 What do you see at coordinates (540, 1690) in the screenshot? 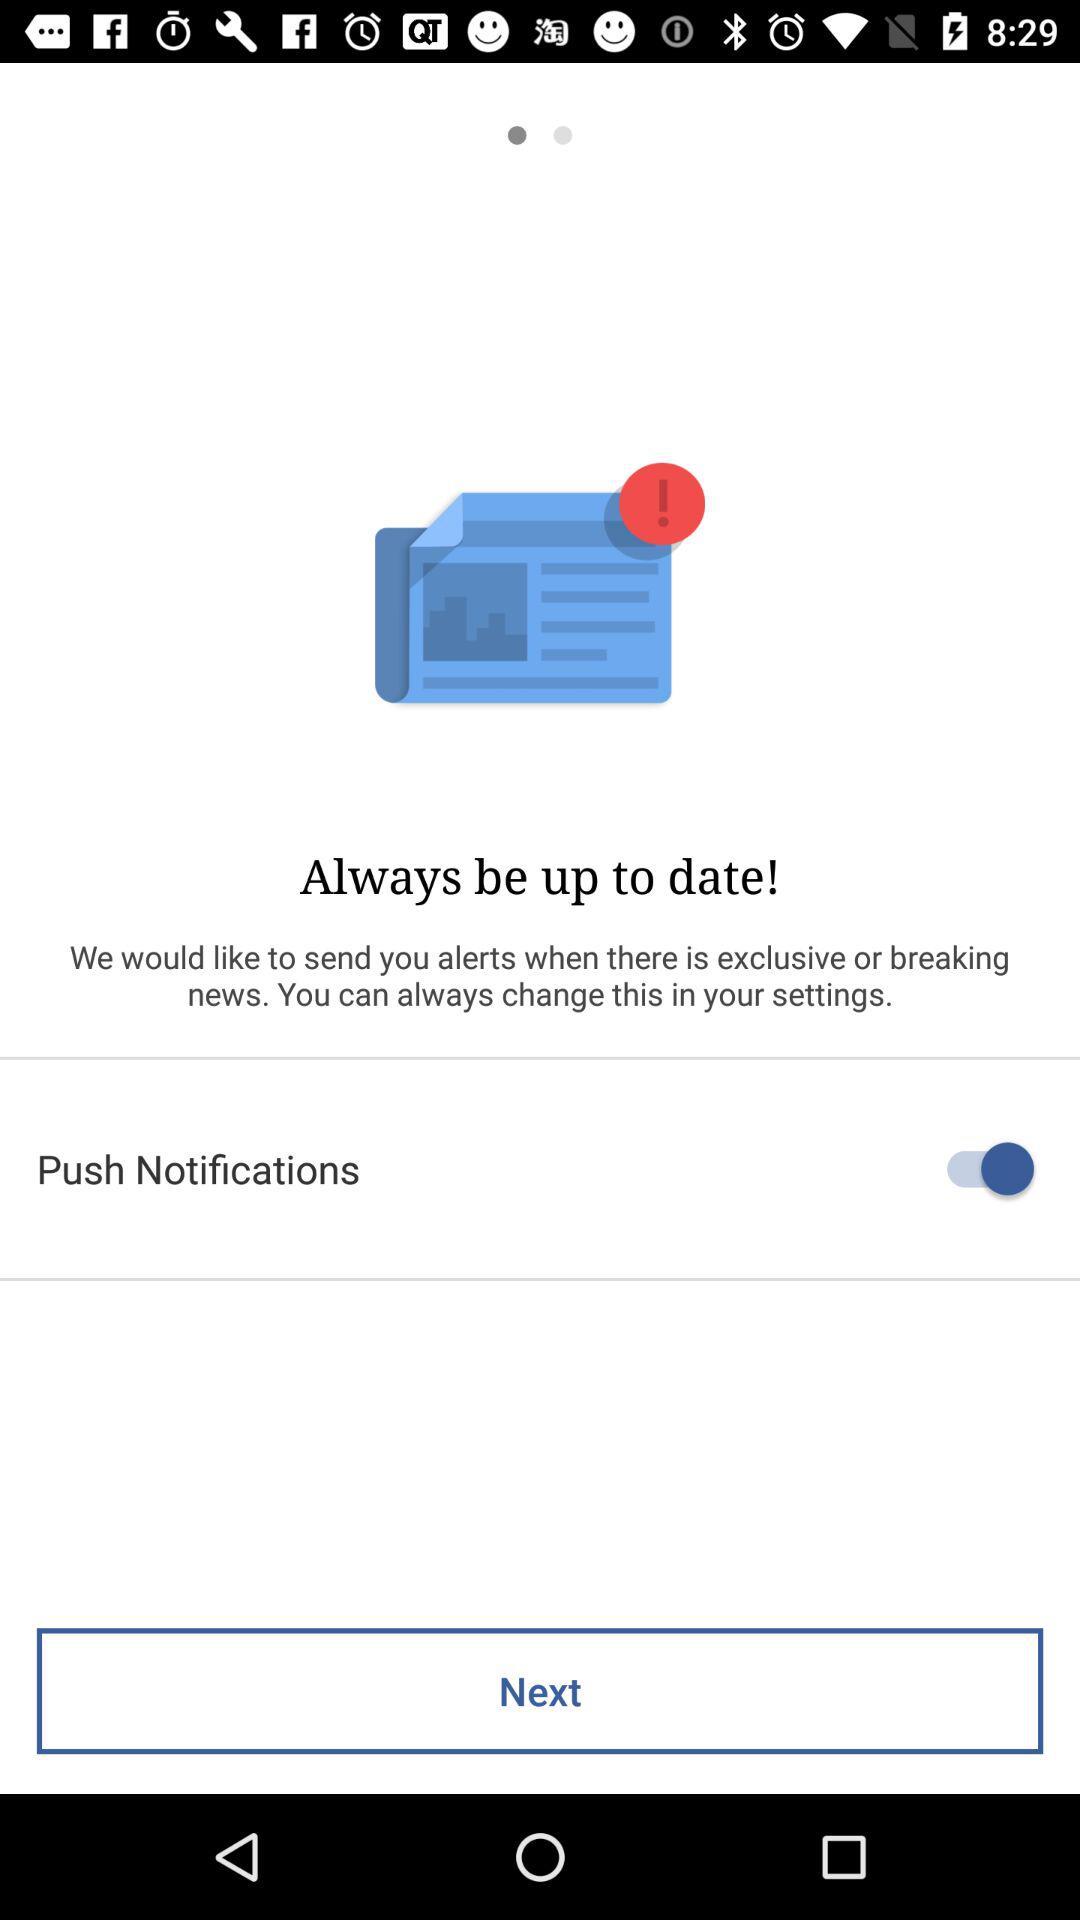
I see `the next icon` at bounding box center [540, 1690].